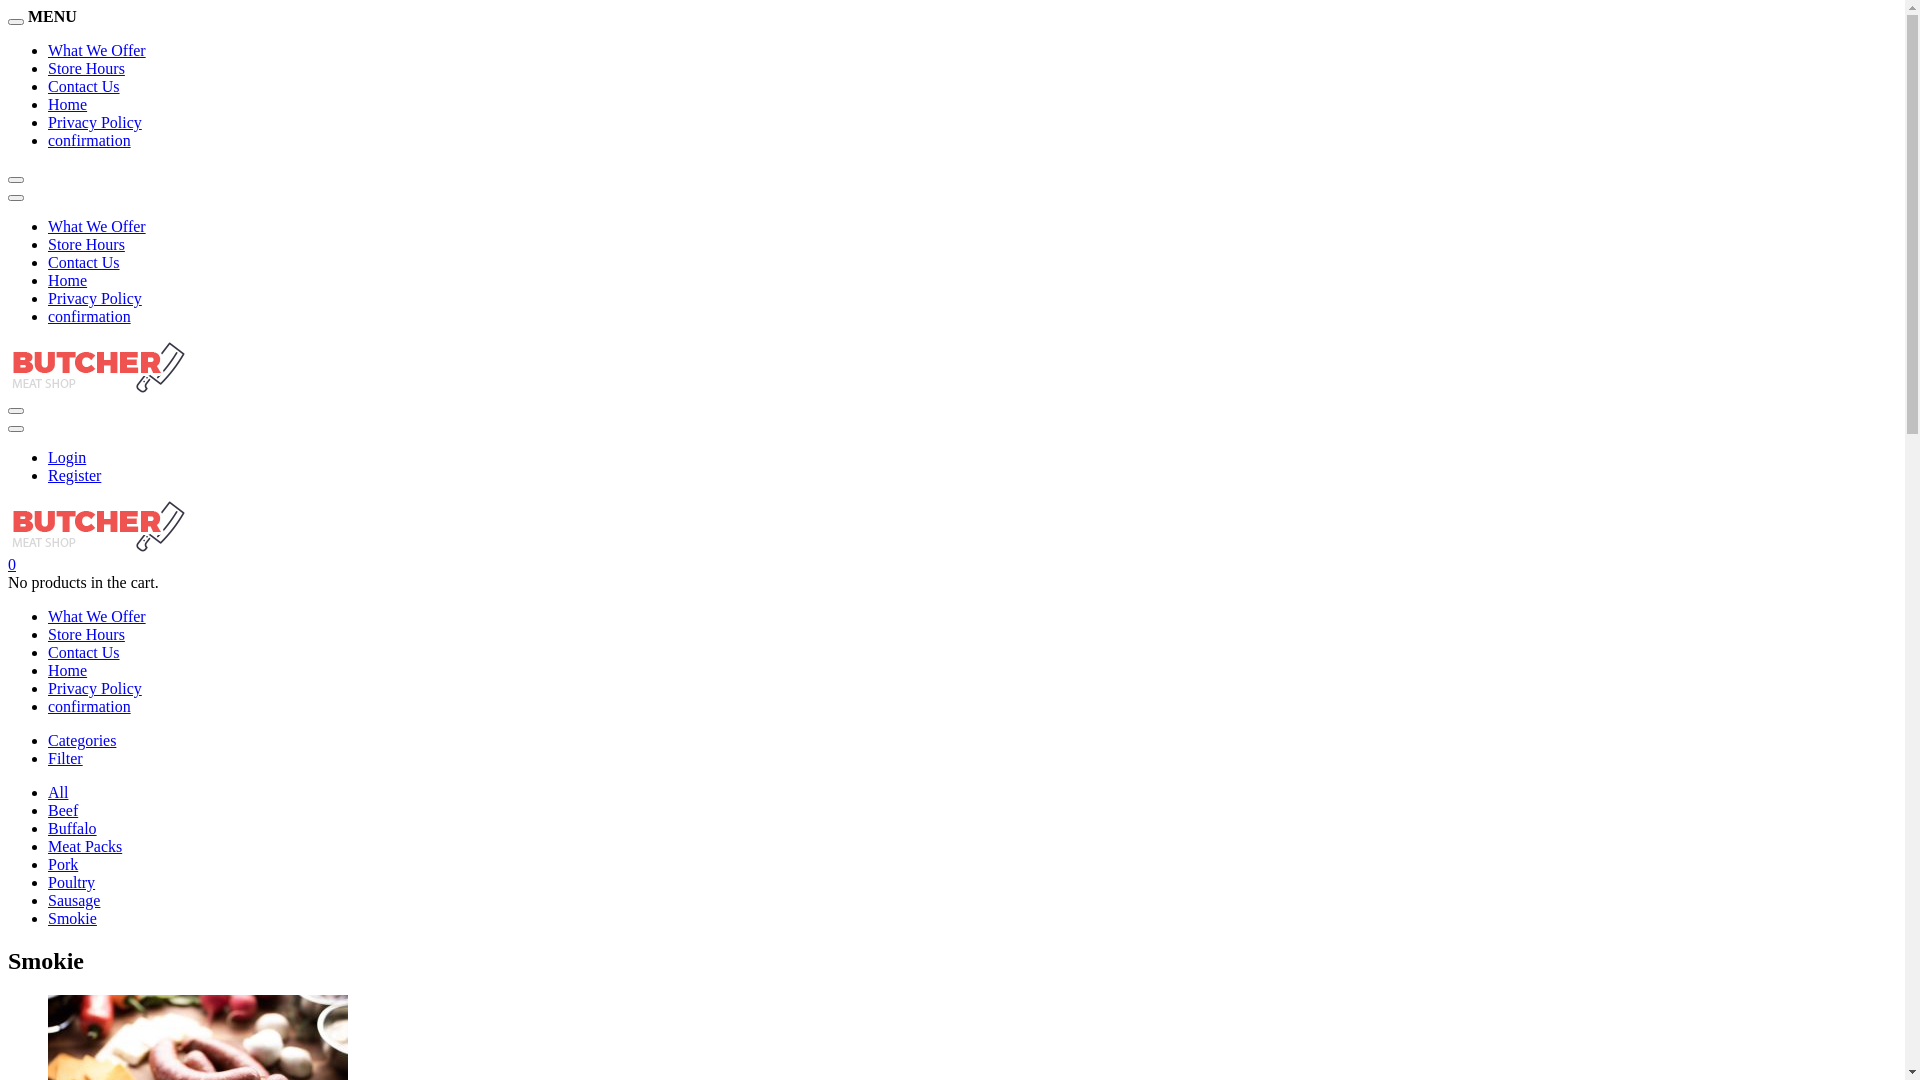 The width and height of the screenshot is (1920, 1080). I want to click on 'Home', so click(67, 670).